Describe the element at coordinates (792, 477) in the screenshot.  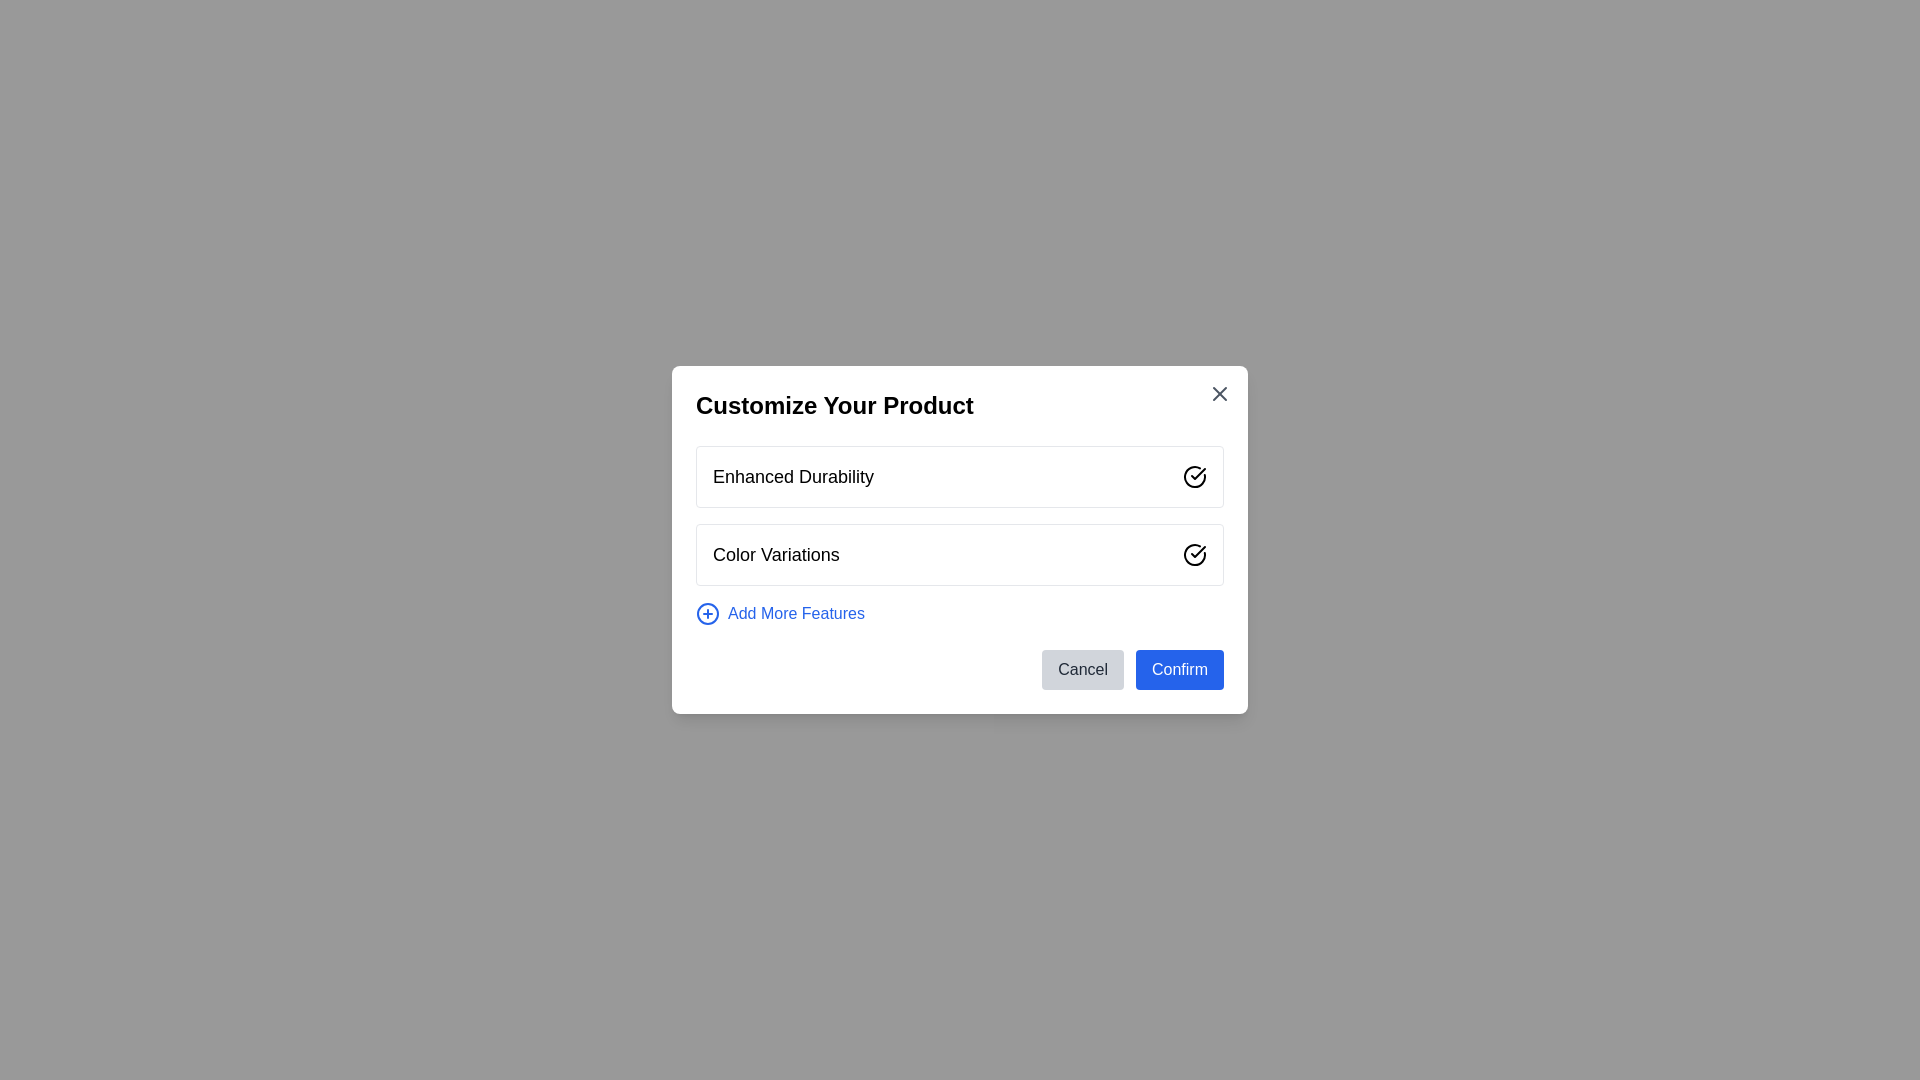
I see `the static text label in the upper section of the 'Customize Your Product' dialog box, which describes a selectable feature` at that location.